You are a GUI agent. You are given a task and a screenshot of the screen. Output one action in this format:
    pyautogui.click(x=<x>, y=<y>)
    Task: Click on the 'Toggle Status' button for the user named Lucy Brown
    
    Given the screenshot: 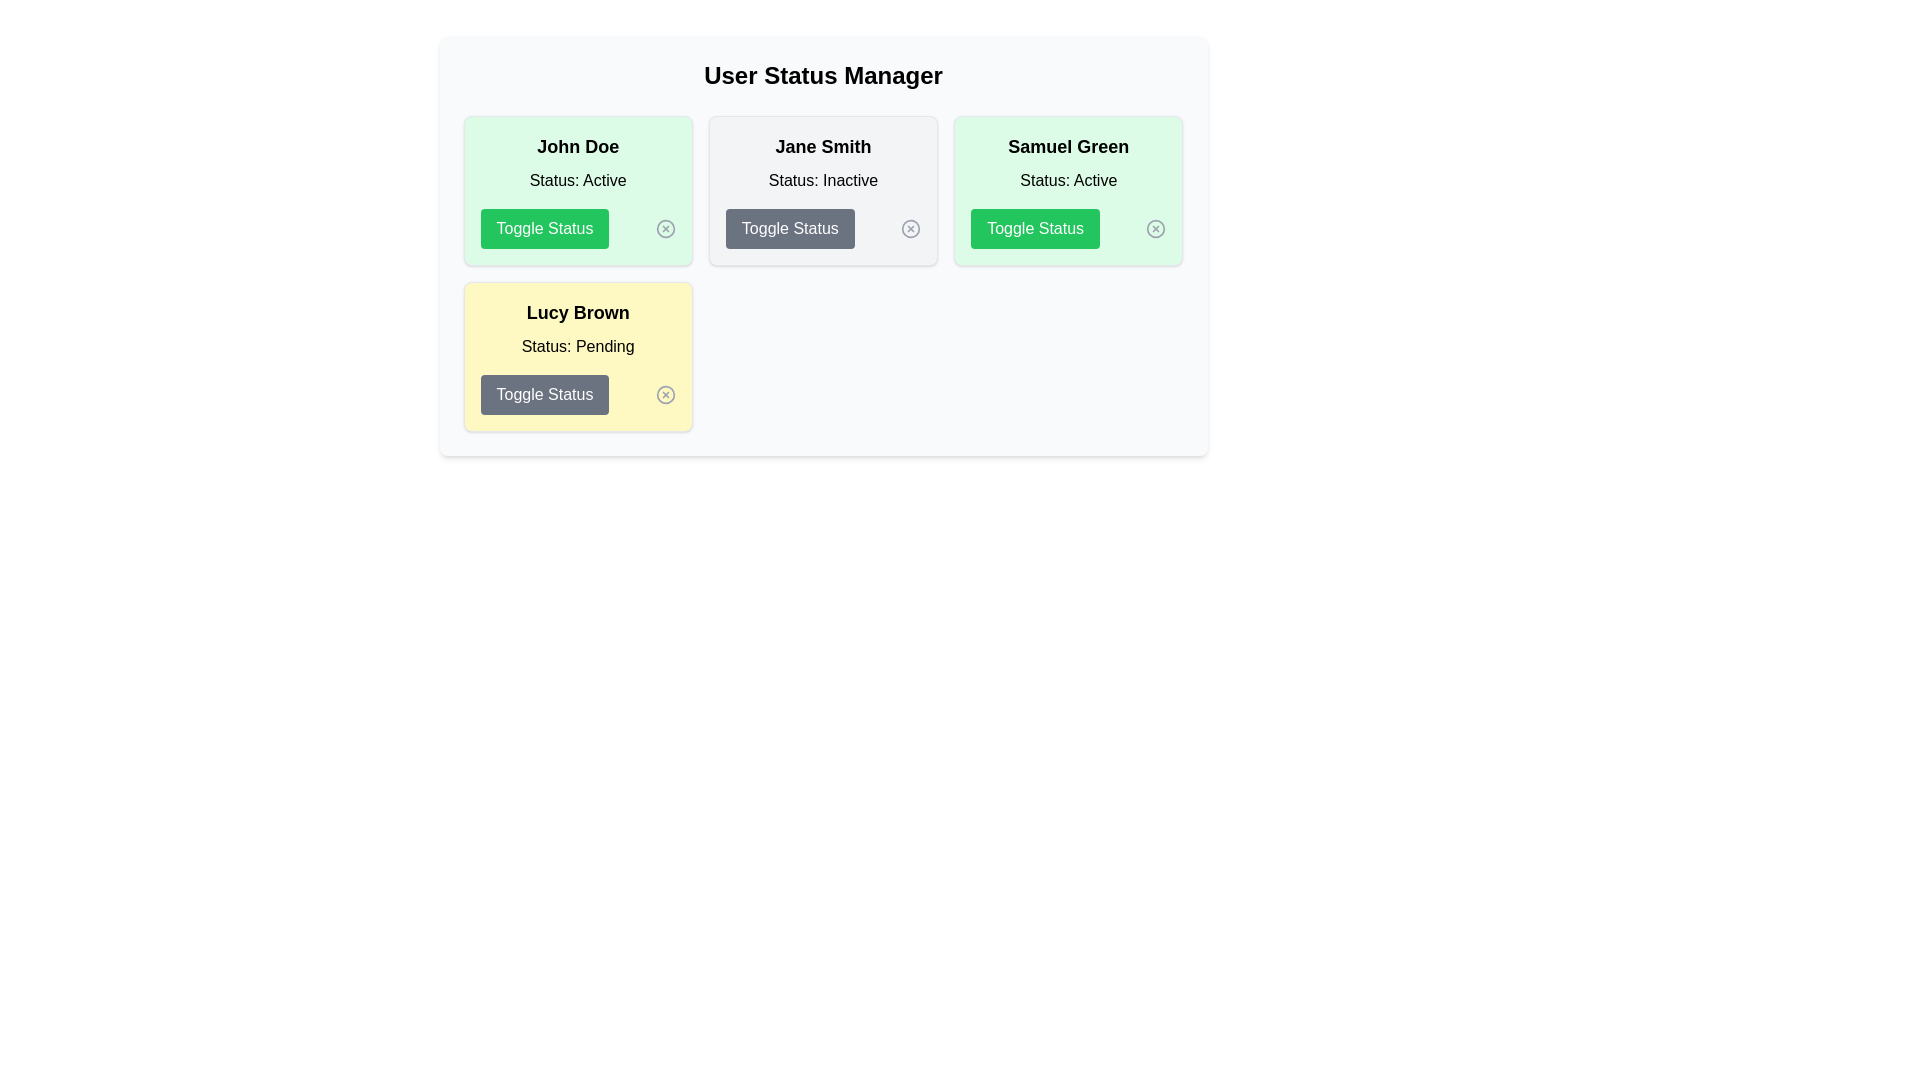 What is the action you would take?
    pyautogui.click(x=544, y=394)
    